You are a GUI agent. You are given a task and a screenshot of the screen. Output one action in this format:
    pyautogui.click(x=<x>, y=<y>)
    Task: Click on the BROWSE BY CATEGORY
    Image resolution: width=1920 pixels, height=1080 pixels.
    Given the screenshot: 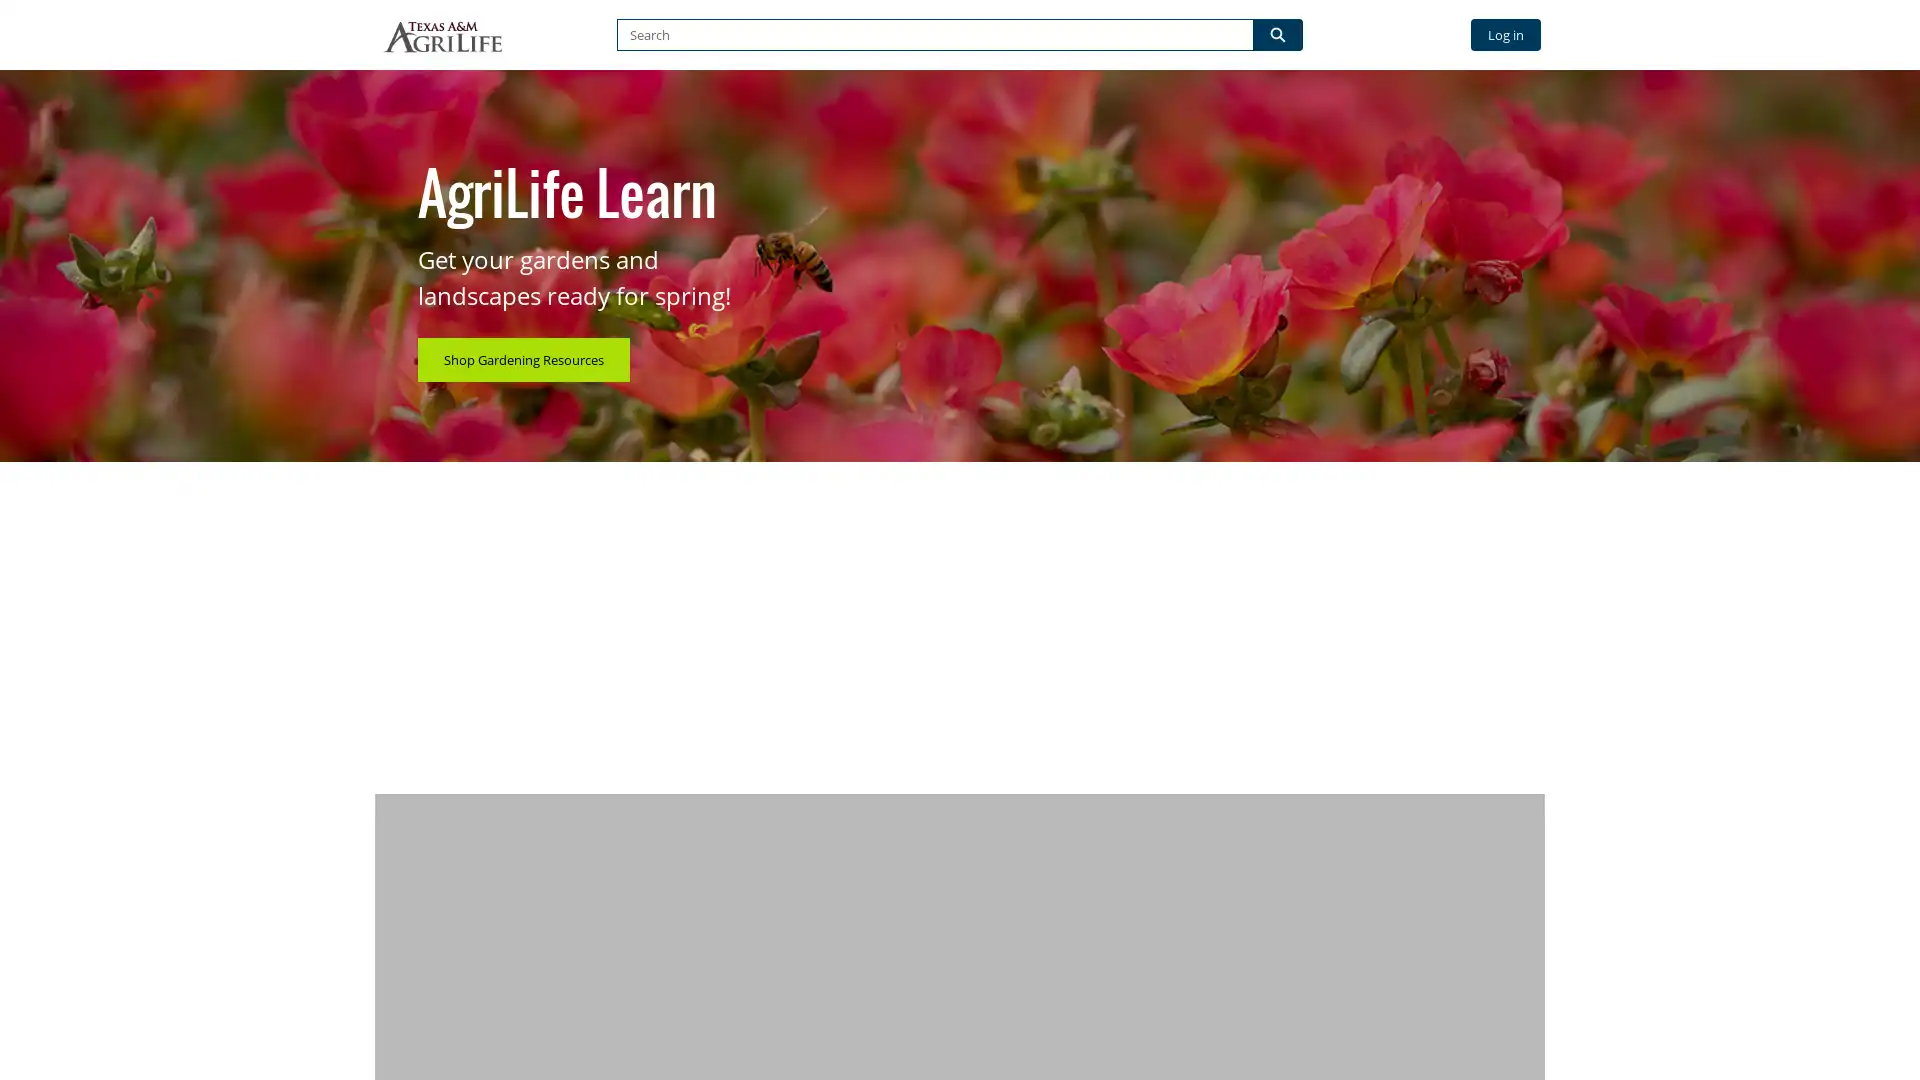 What is the action you would take?
    pyautogui.click(x=541, y=87)
    